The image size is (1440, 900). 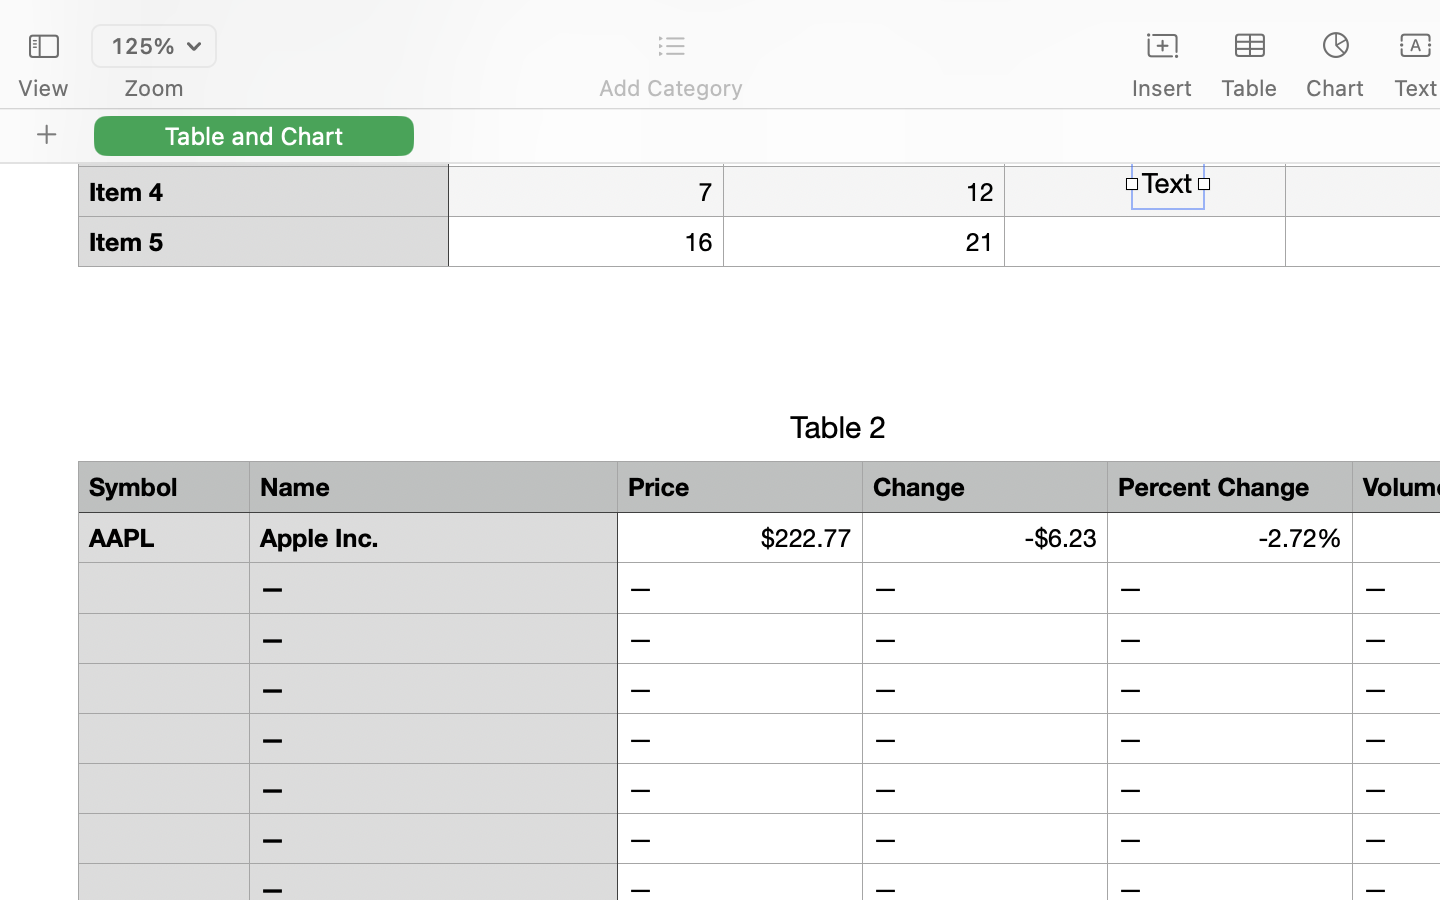 What do you see at coordinates (253, 135) in the screenshot?
I see `'Table and Chart'` at bounding box center [253, 135].